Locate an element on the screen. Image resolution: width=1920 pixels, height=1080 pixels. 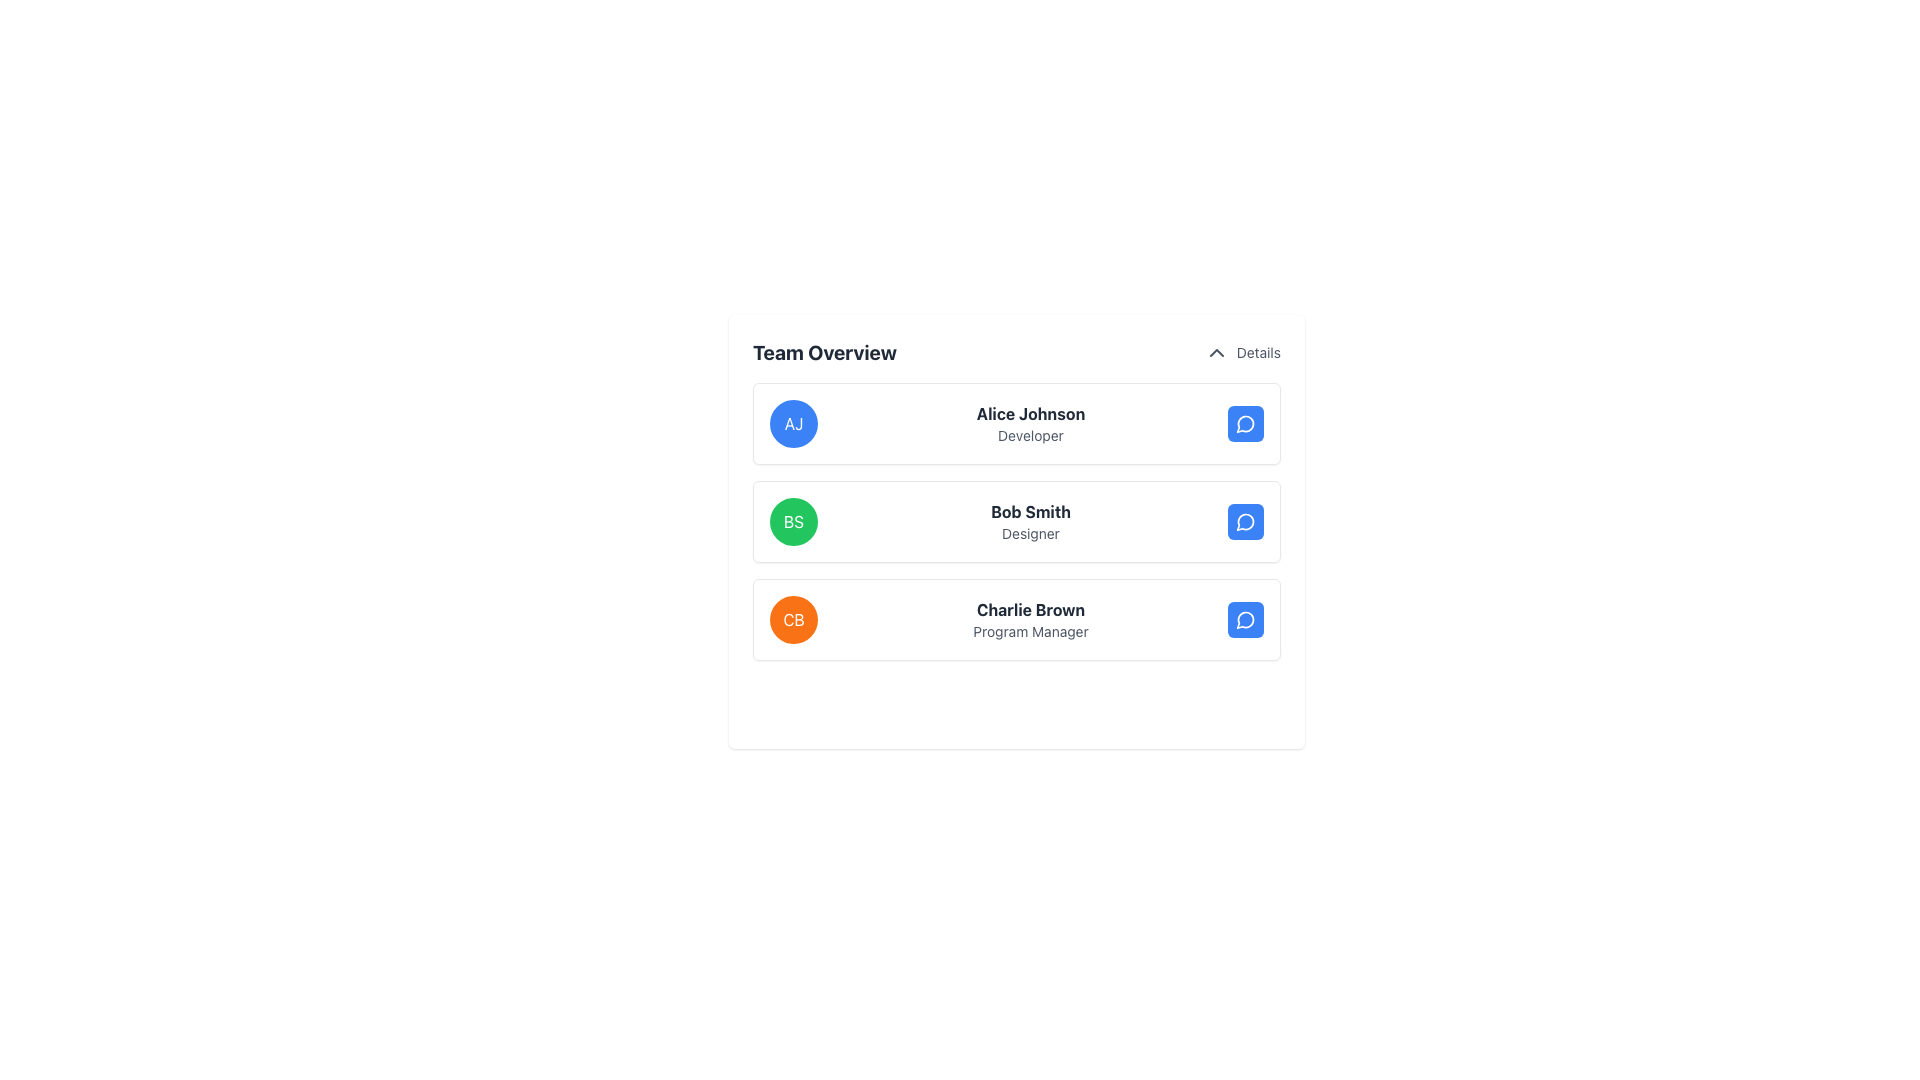
top-most text in the third row of the 'Team Overview' list item, which displays the name associated with 'CB' and is located above the 'Program Manager' label is located at coordinates (1031, 608).